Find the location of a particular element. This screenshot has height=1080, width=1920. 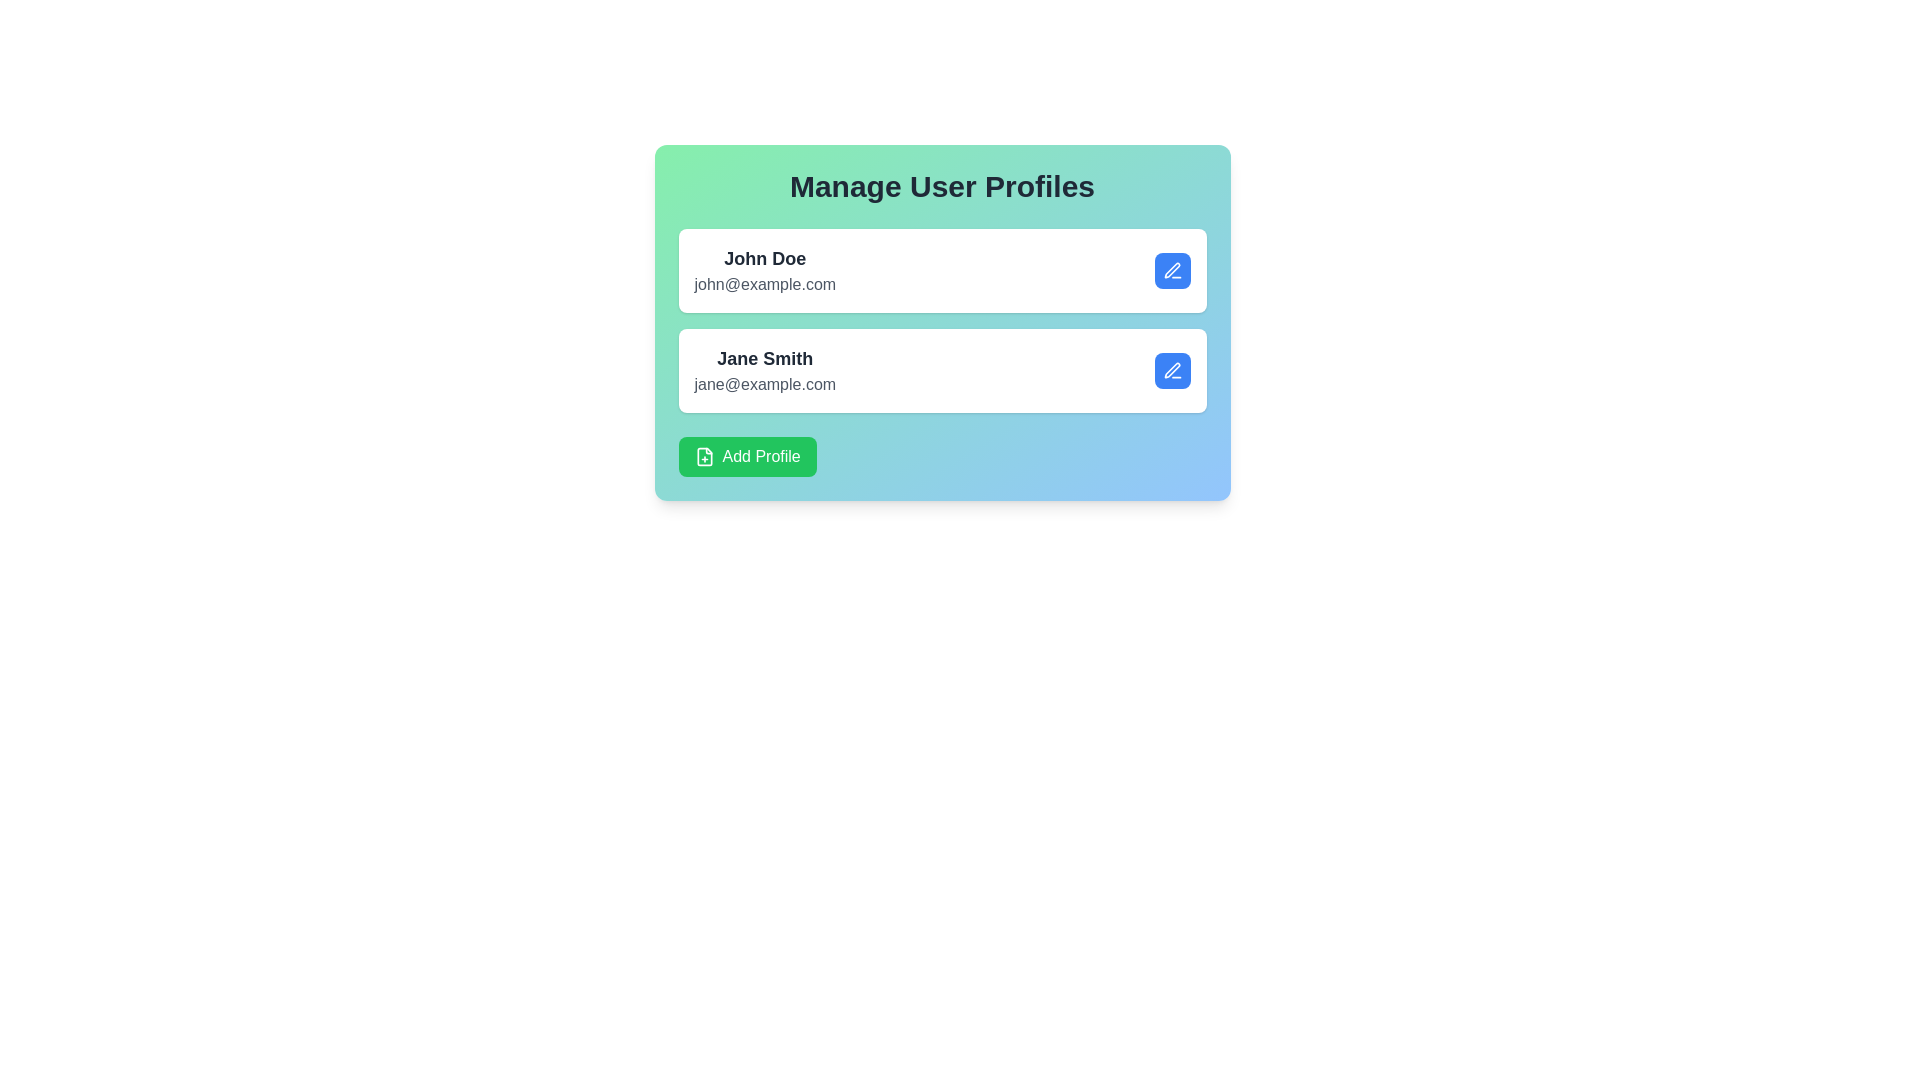

the button with a blue background and rounded corners, which contains a white pen icon, located at the far right within the user information card for 'John Doe' is located at coordinates (1172, 270).